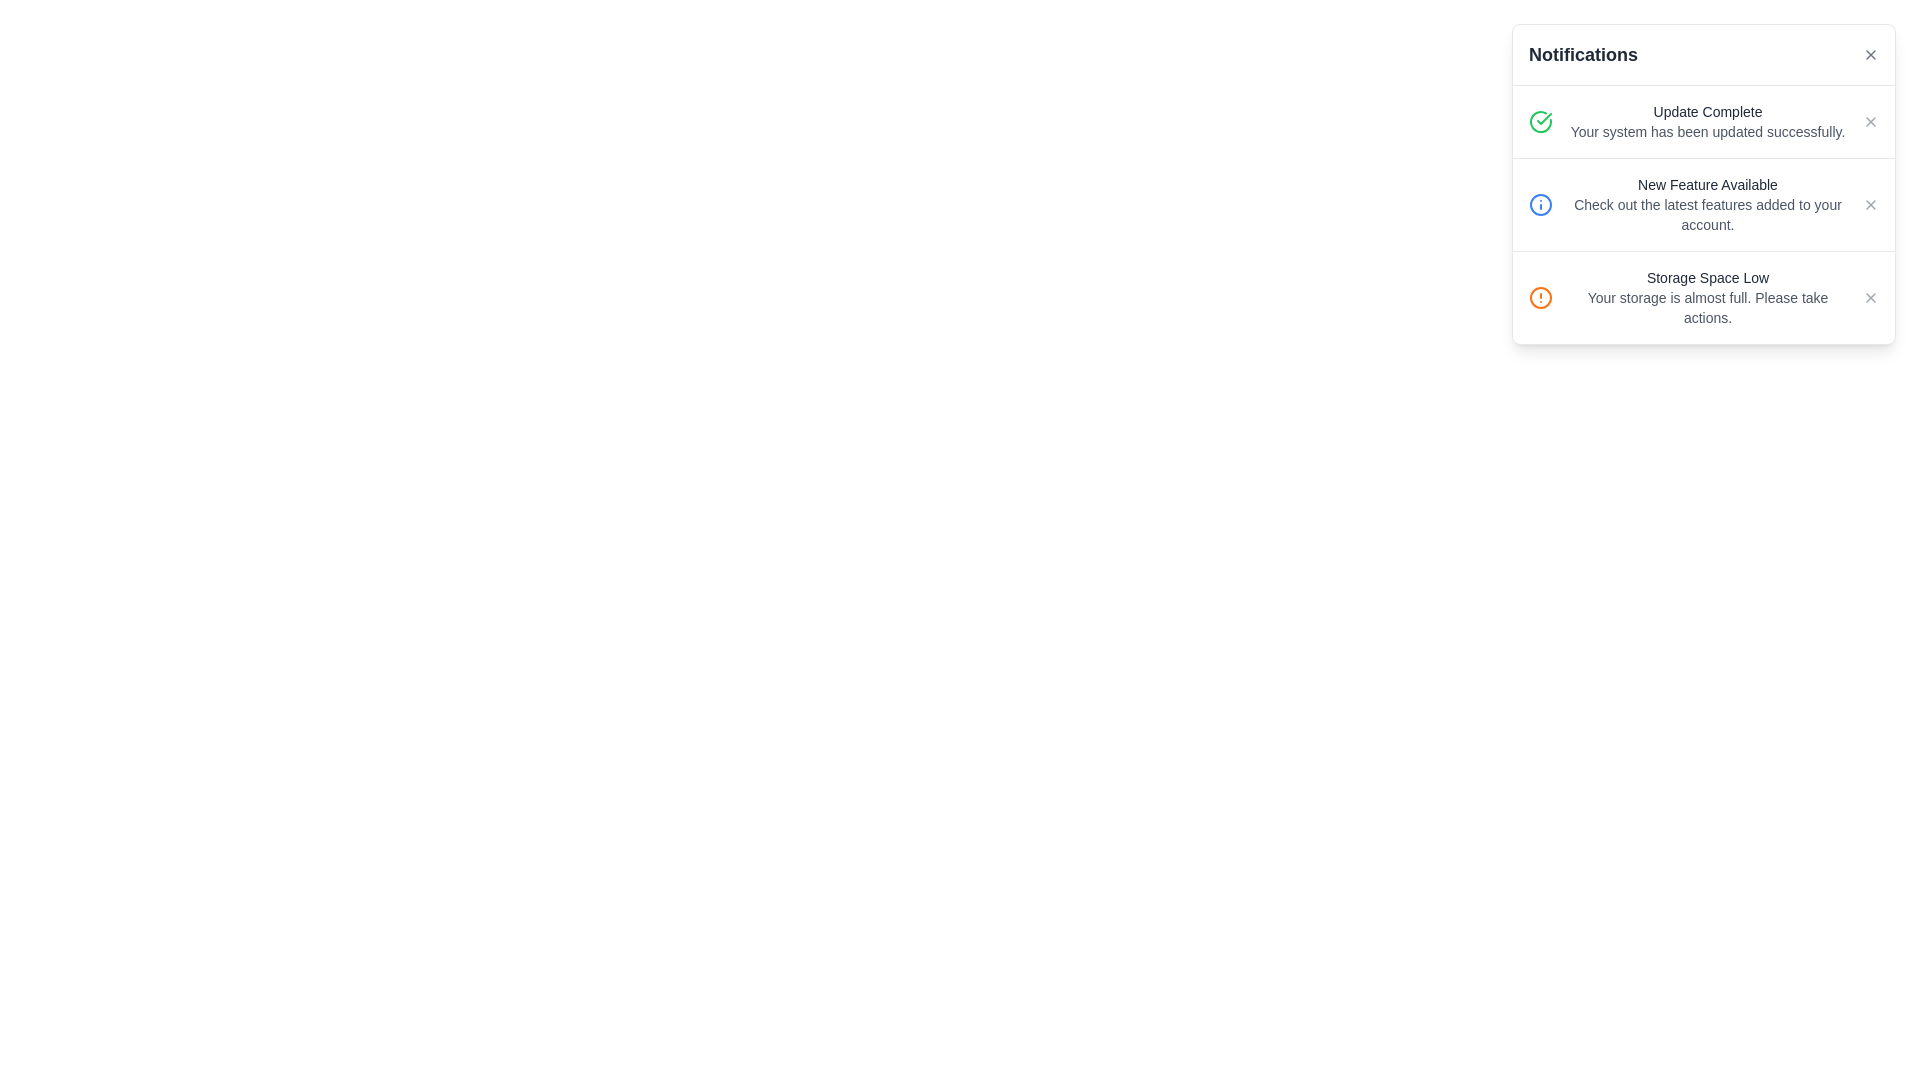 The height and width of the screenshot is (1080, 1920). I want to click on the circular outline in the 'Storage Space Low' notification box located in the bottom part of the notification list on the right-hand side of the interface, so click(1539, 297).